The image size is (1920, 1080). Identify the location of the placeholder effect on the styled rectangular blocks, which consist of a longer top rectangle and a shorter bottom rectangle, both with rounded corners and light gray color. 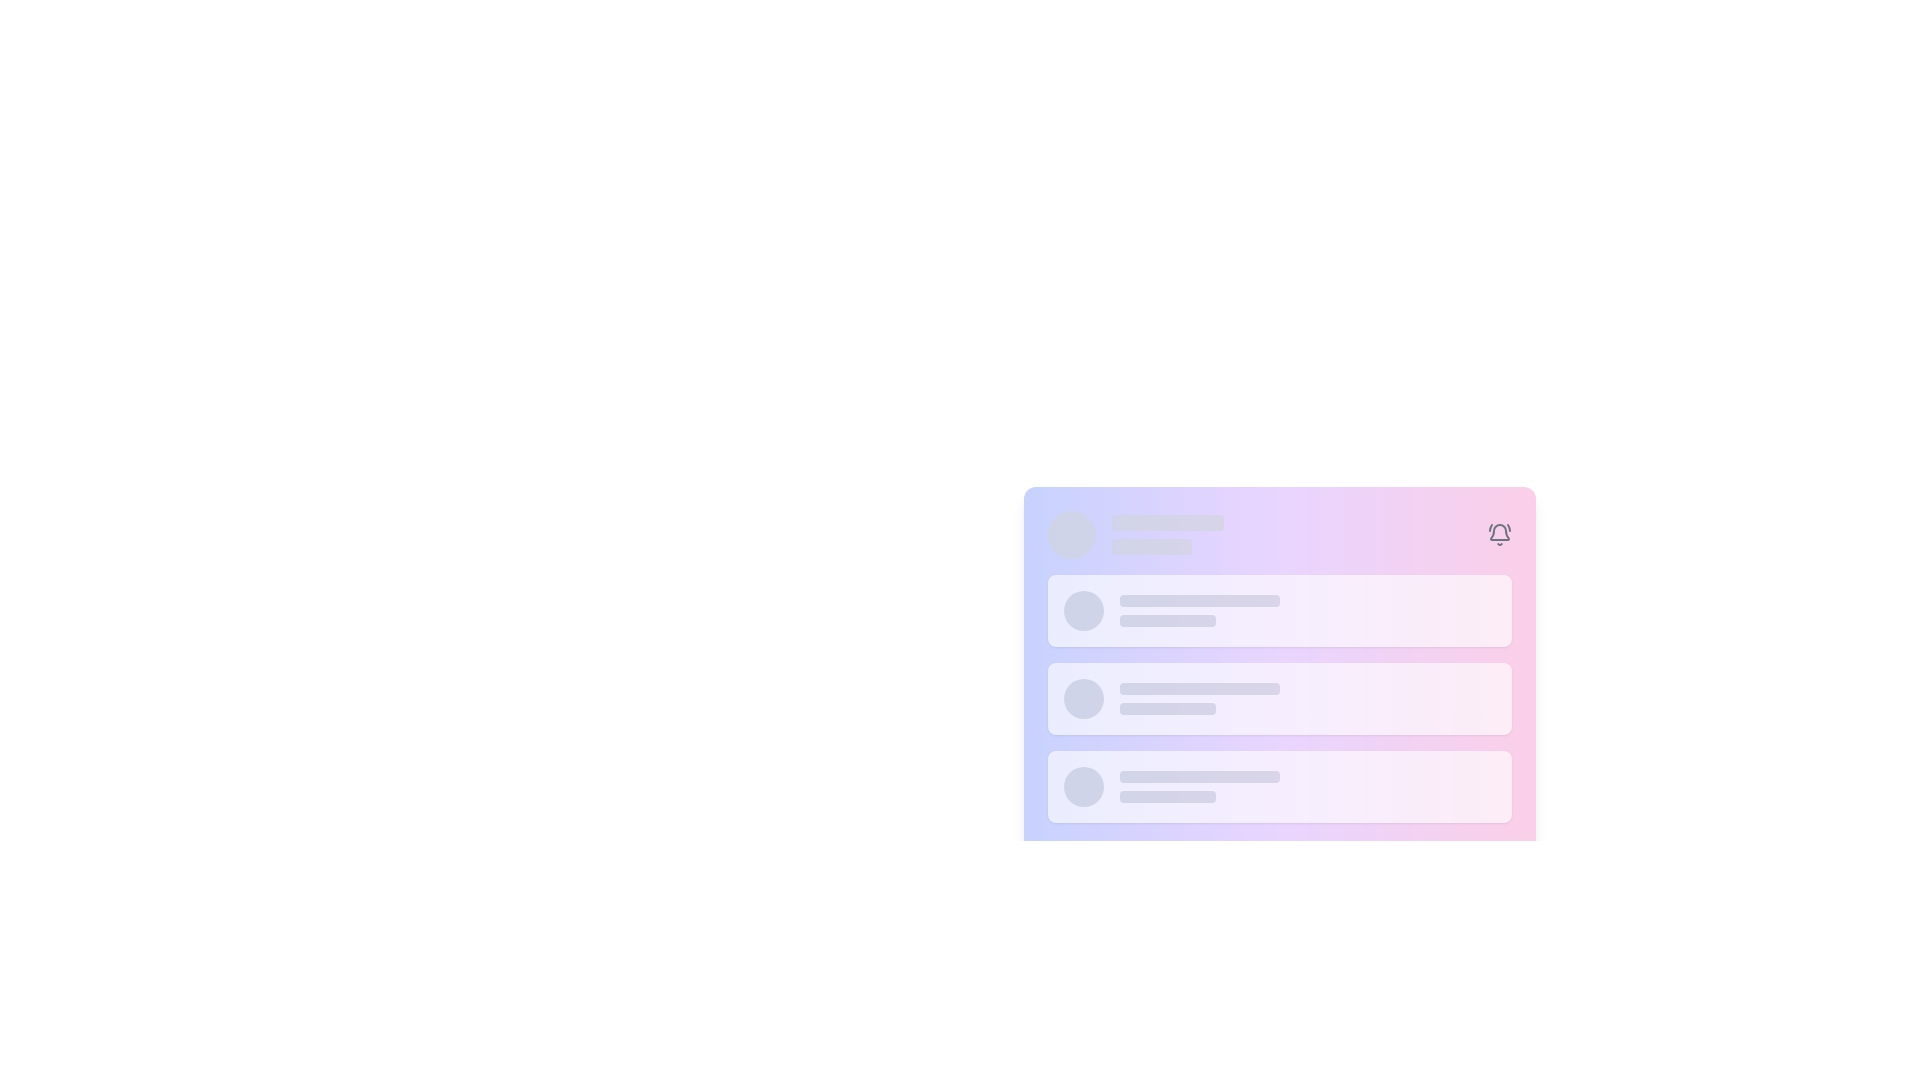
(1199, 785).